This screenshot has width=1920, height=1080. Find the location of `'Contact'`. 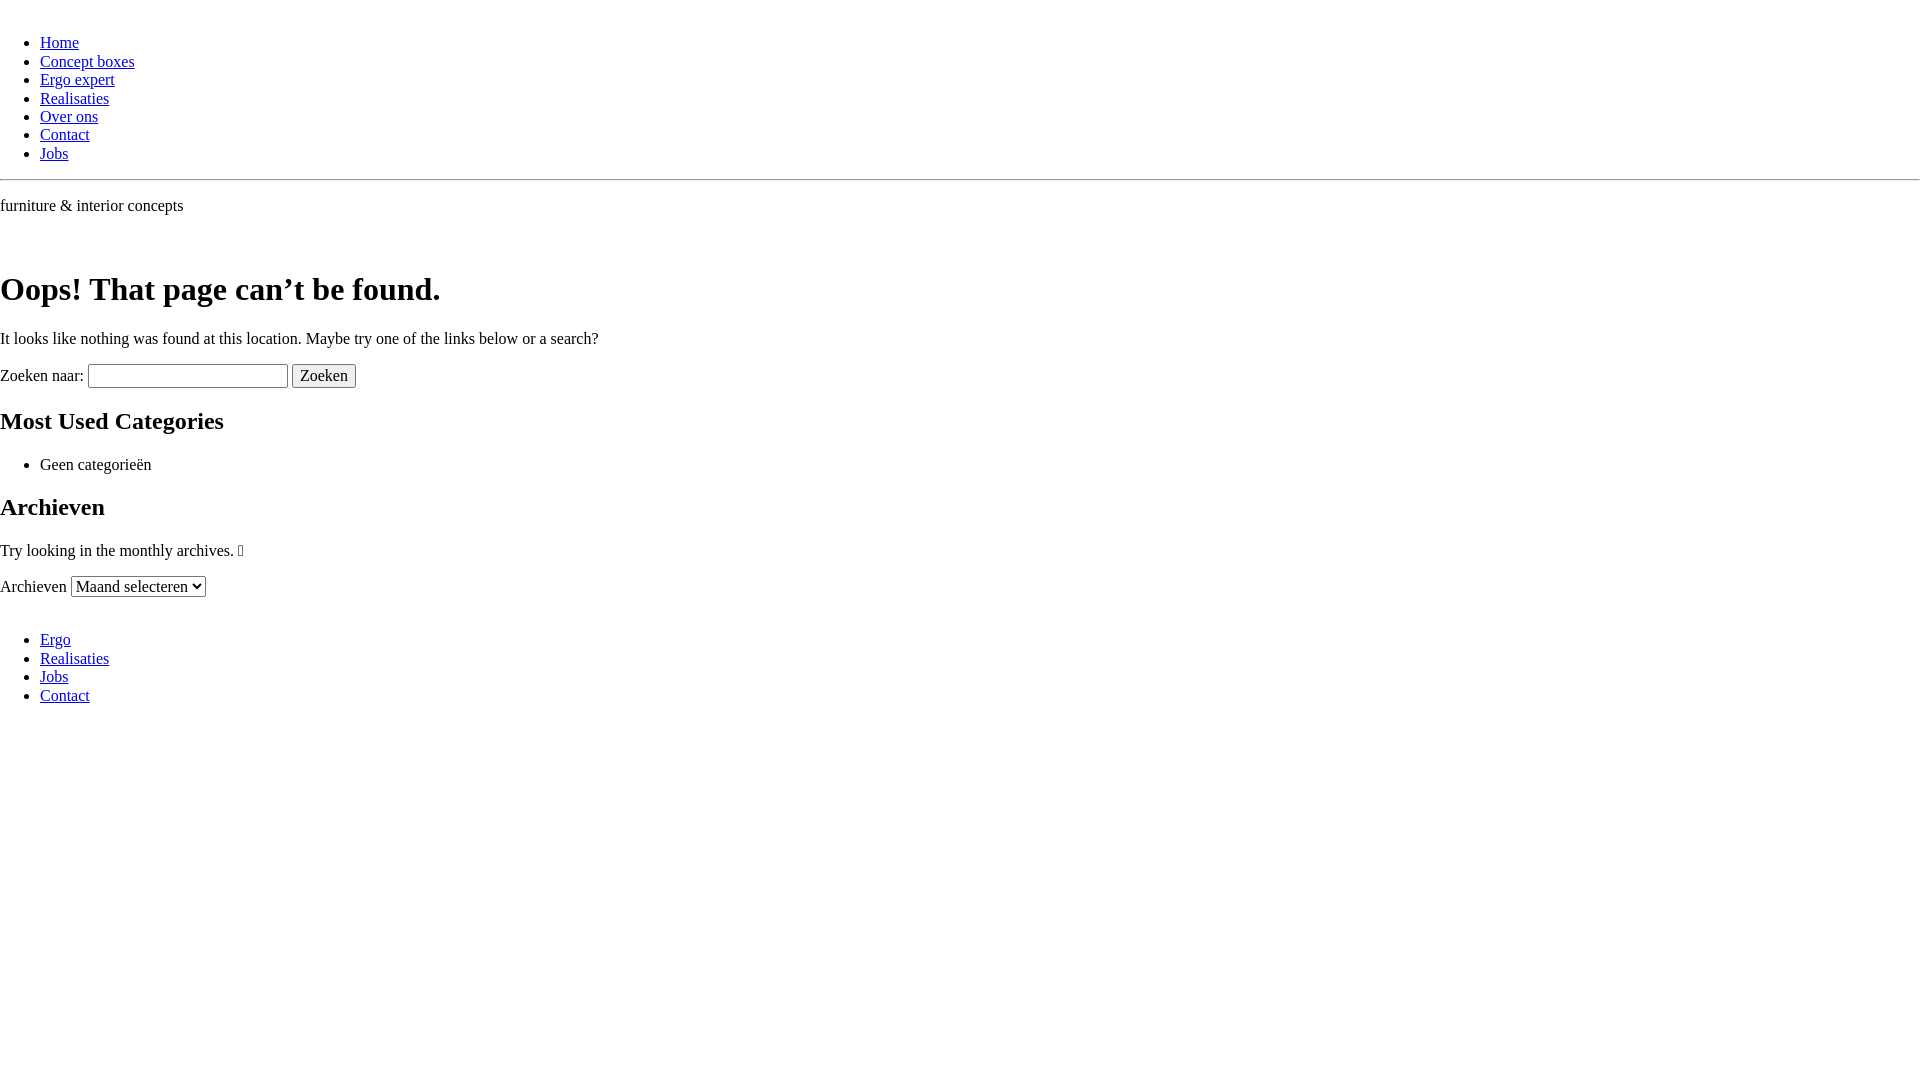

'Contact' is located at coordinates (65, 134).